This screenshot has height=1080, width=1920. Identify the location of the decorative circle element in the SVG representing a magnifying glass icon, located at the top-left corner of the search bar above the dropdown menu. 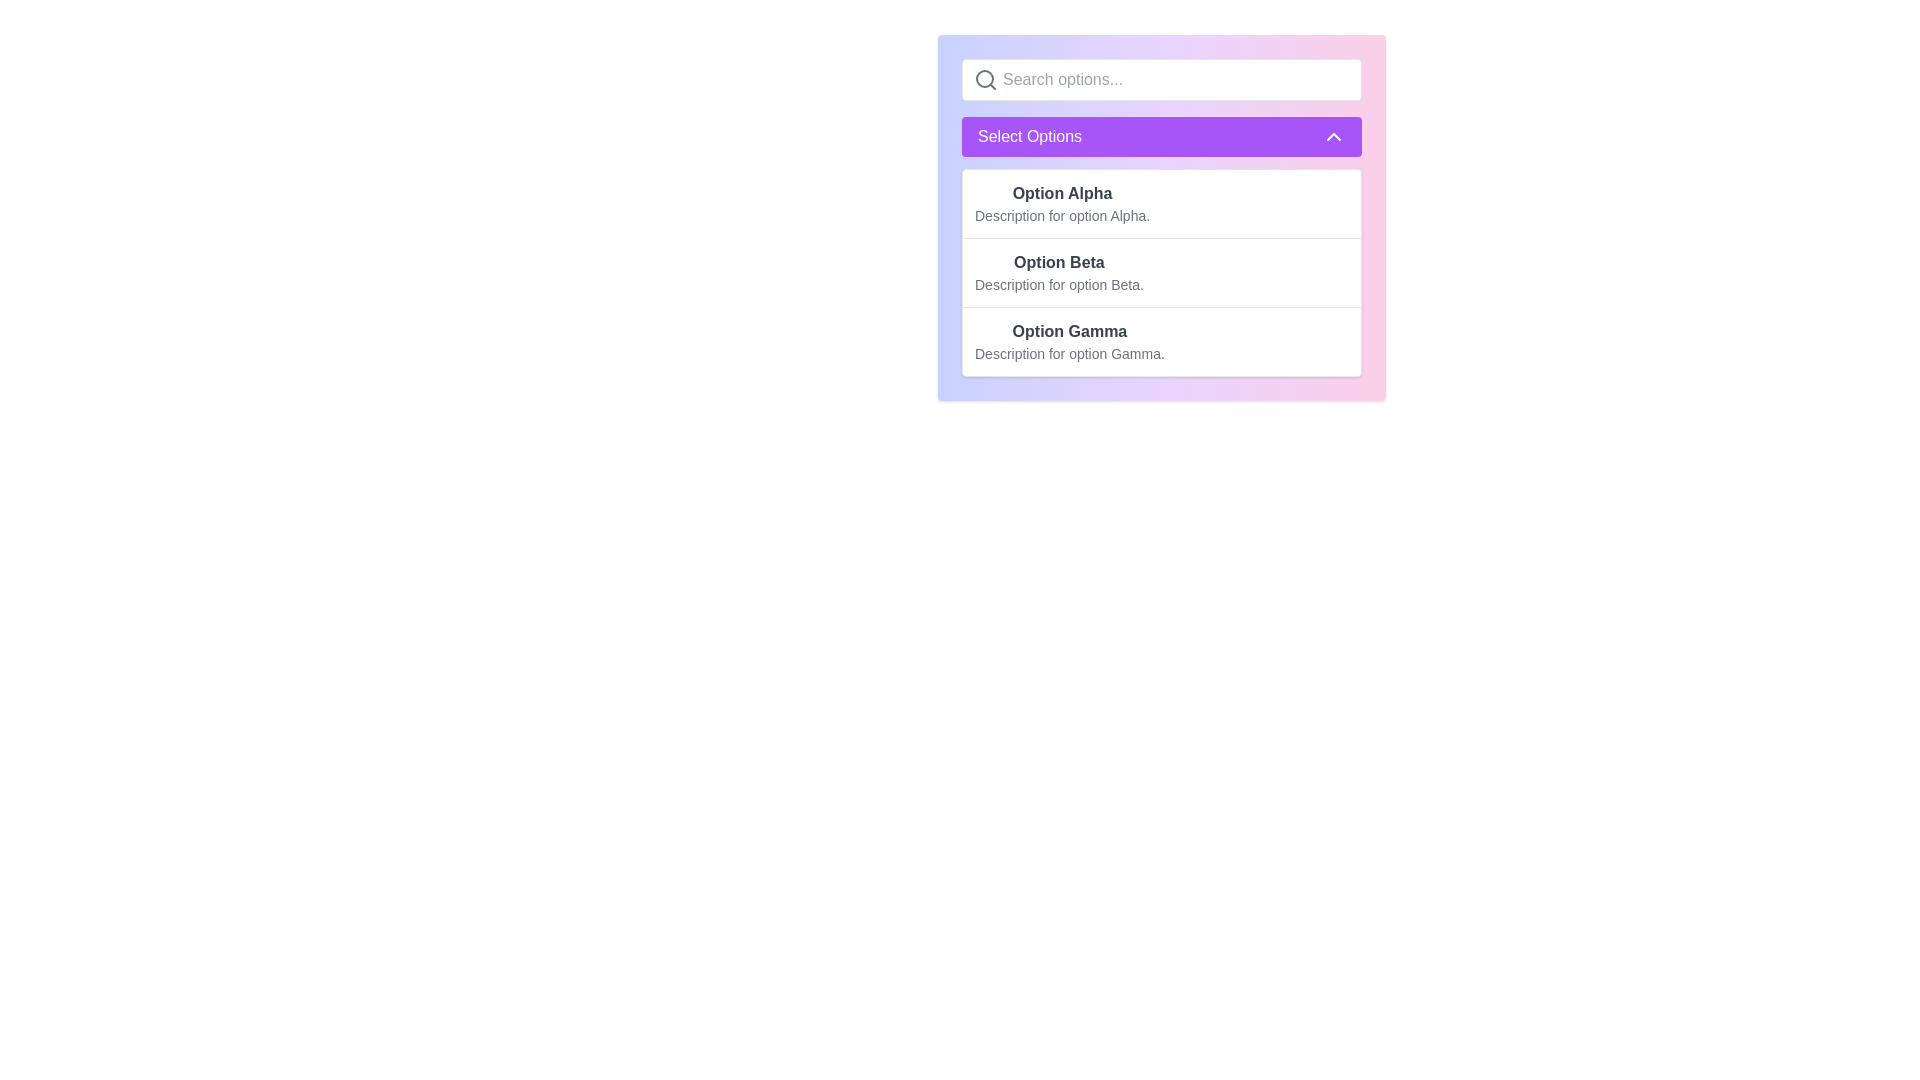
(984, 77).